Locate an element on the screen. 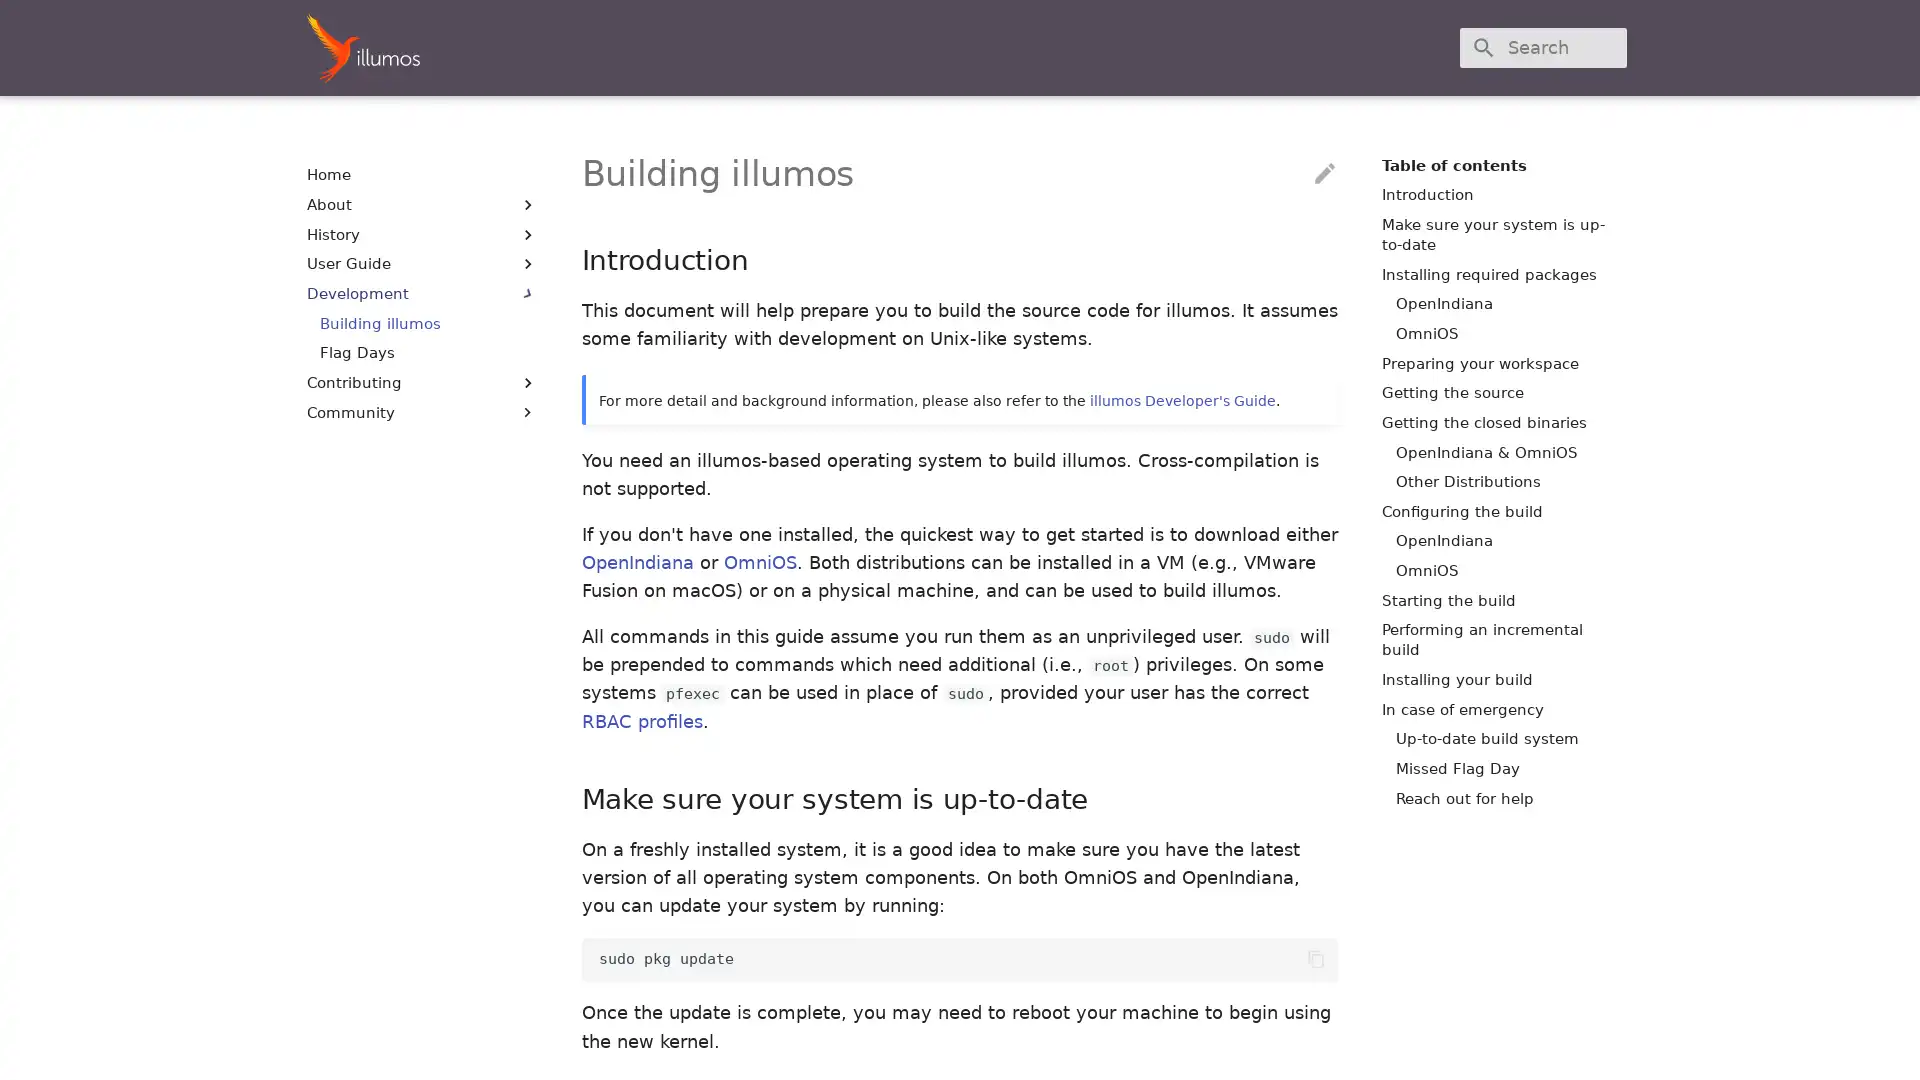 The image size is (1920, 1080). Clear is located at coordinates (1602, 46).